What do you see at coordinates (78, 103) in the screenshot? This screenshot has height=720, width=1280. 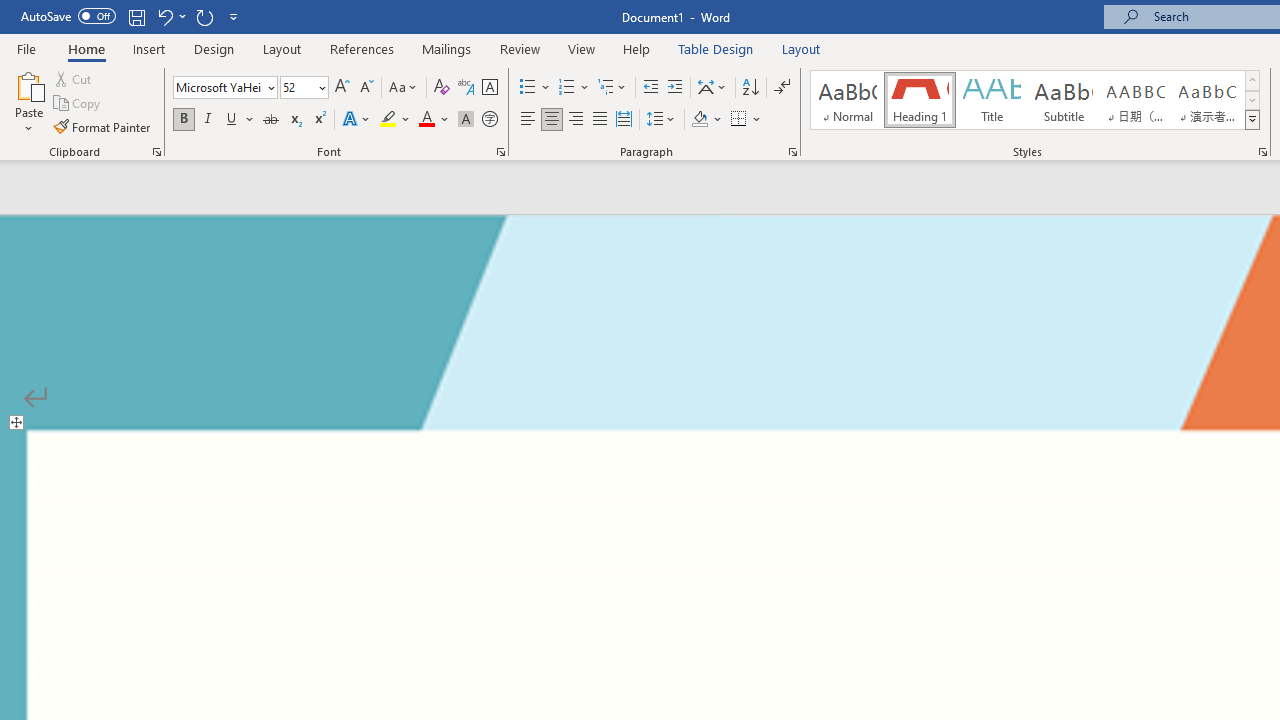 I see `'Copy'` at bounding box center [78, 103].